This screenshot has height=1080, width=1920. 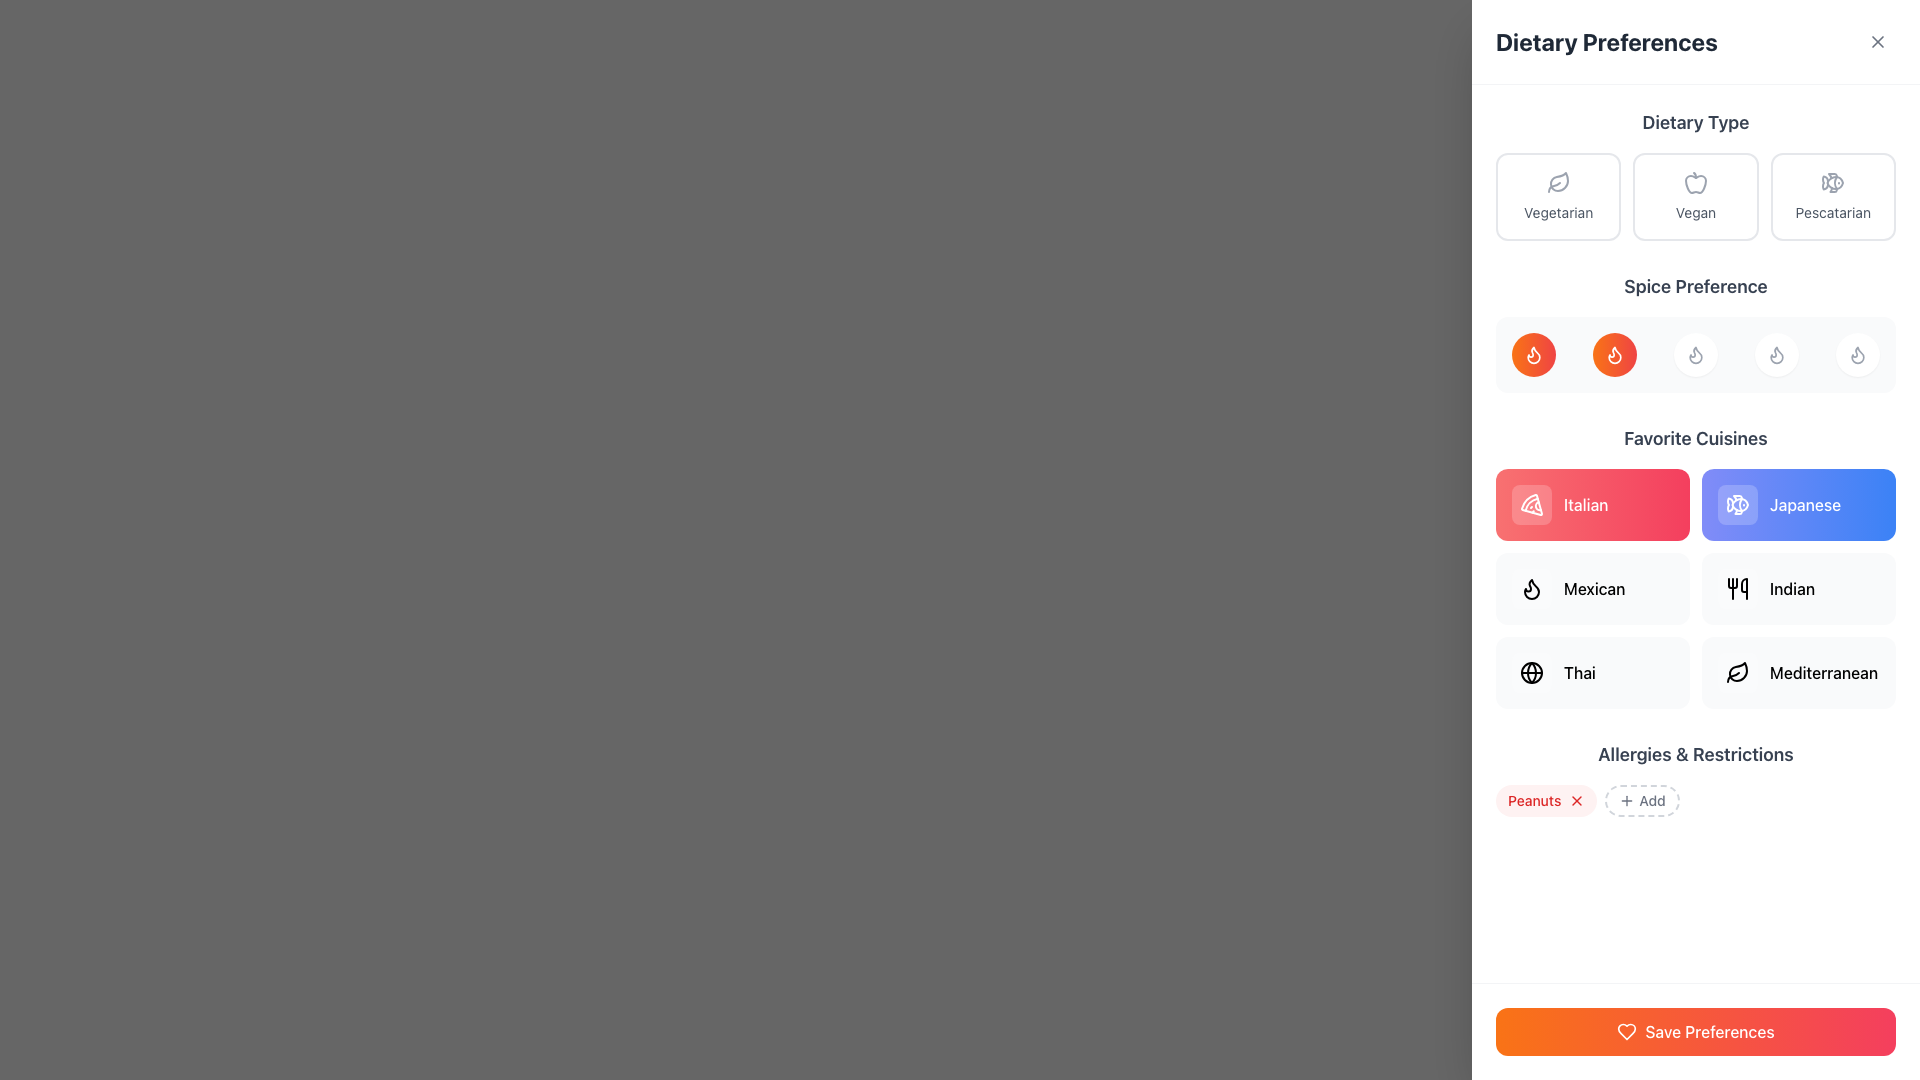 I want to click on the flame-shaped red-orange icon in the 'Spice Preference' section of the 'Dietary Preferences' dialog, so click(x=1614, y=353).